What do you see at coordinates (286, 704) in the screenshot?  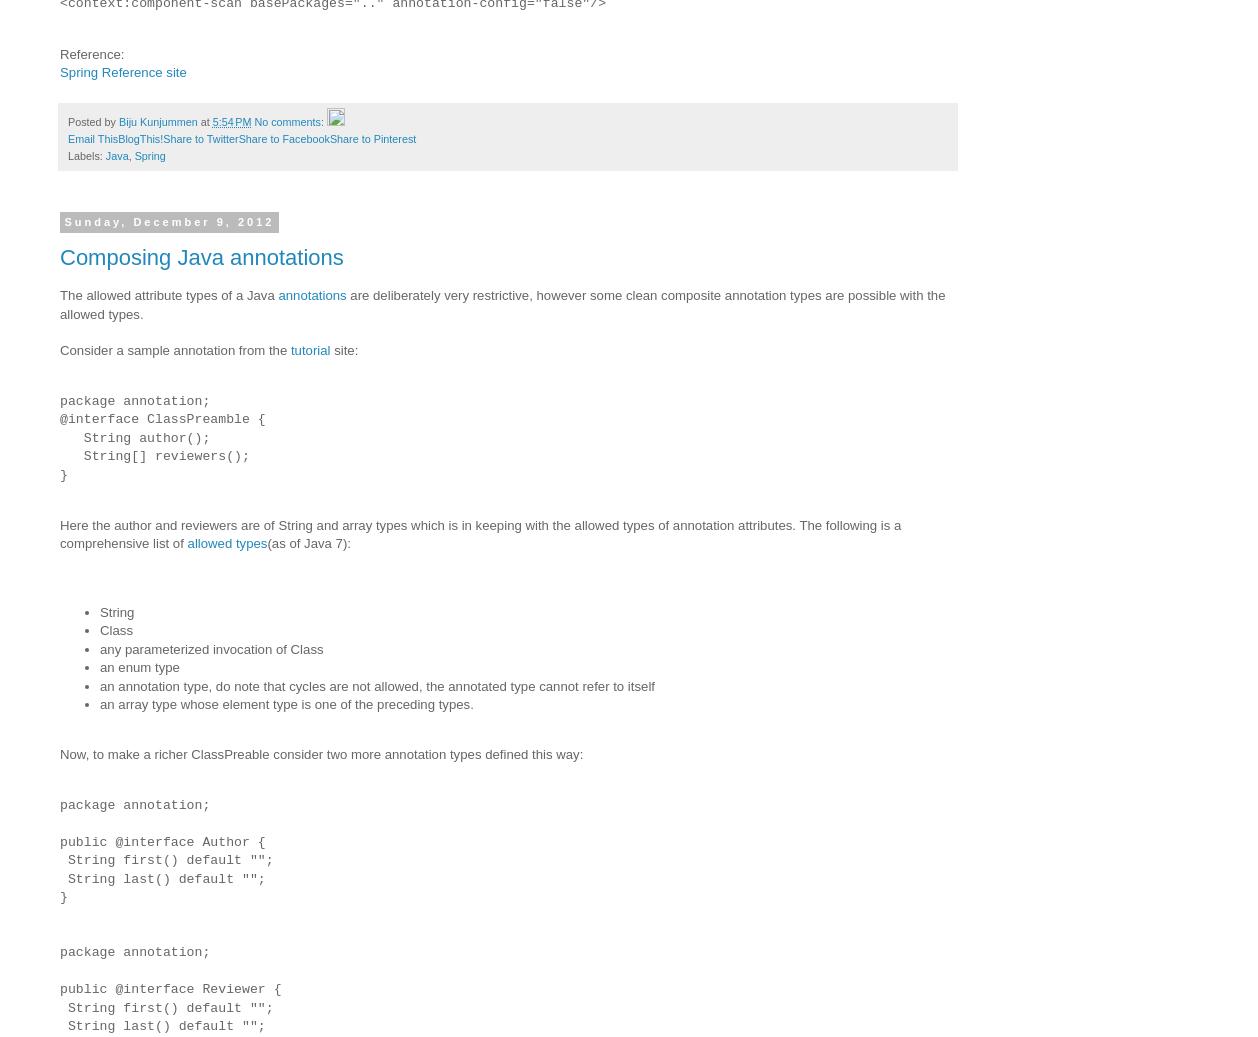 I see `'an array type whose element type is one of the preceding types.'` at bounding box center [286, 704].